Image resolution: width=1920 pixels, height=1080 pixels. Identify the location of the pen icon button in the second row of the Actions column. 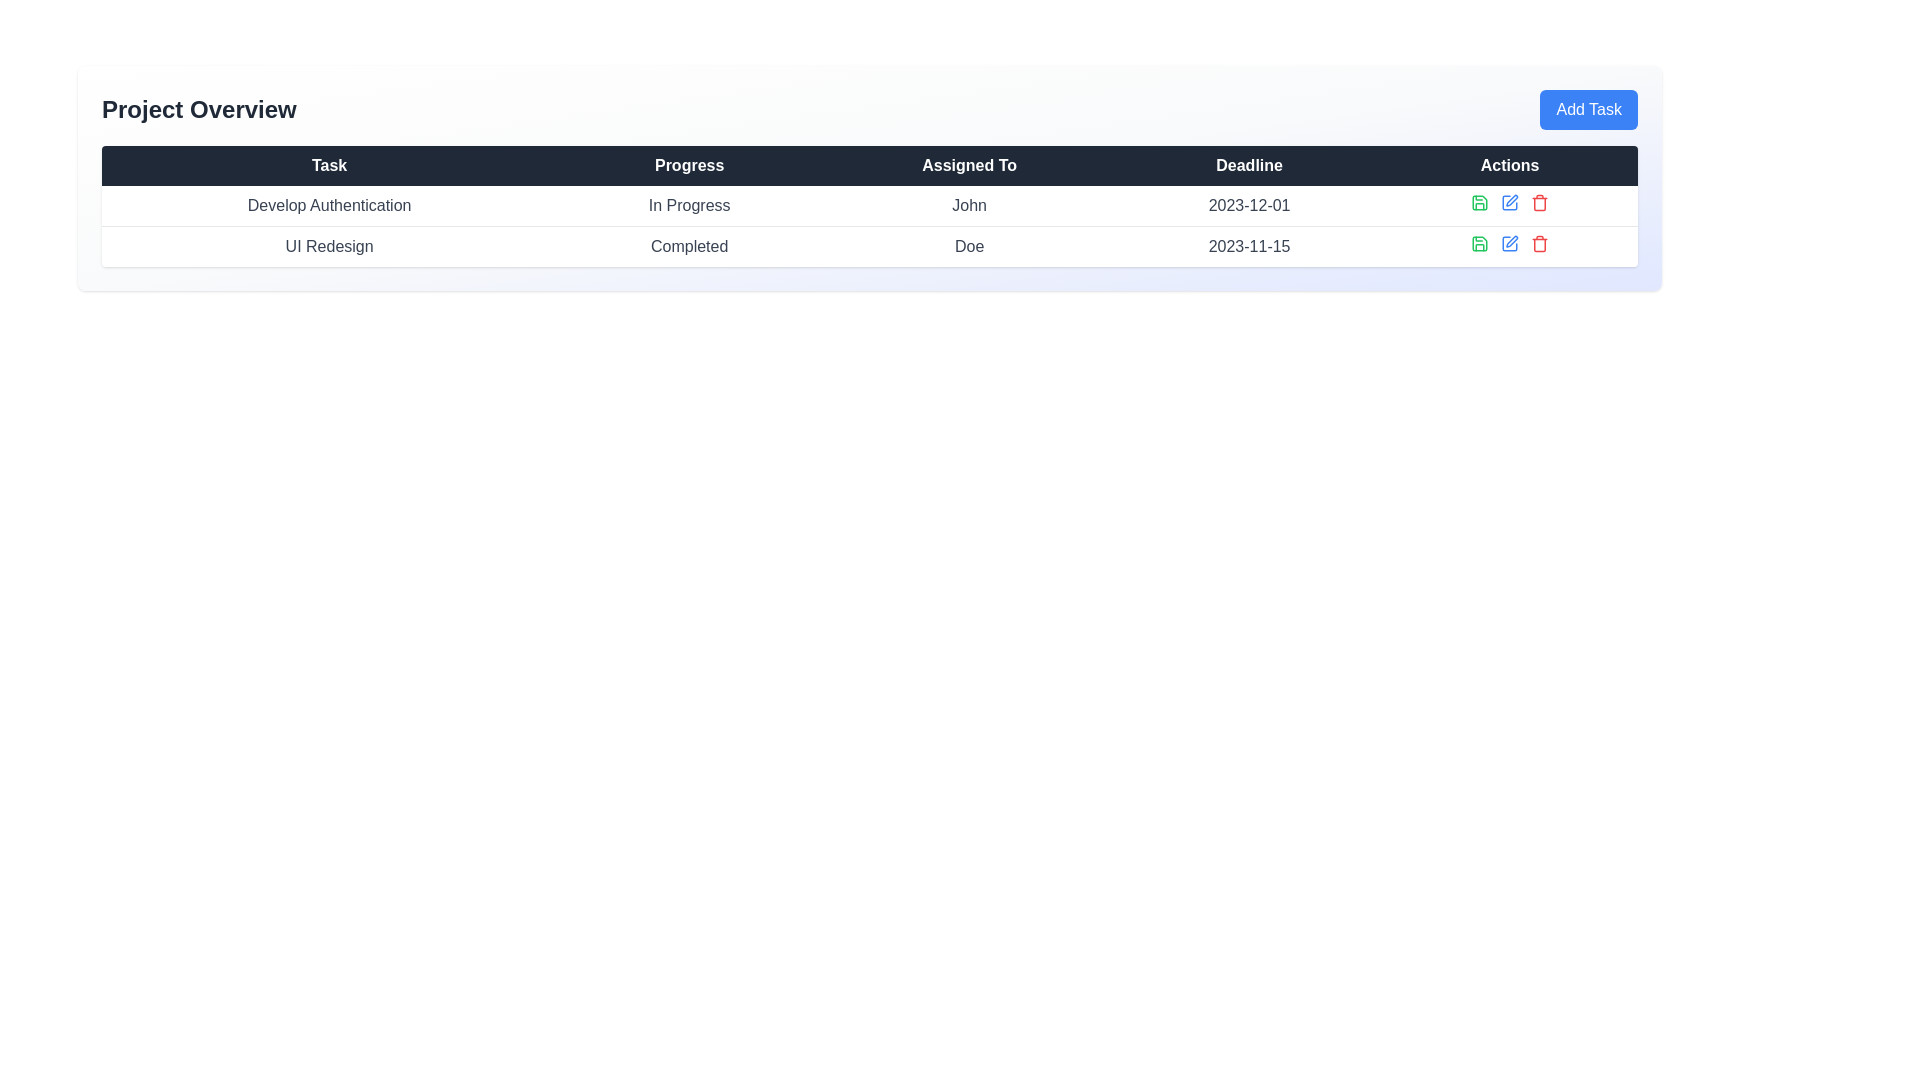
(1512, 240).